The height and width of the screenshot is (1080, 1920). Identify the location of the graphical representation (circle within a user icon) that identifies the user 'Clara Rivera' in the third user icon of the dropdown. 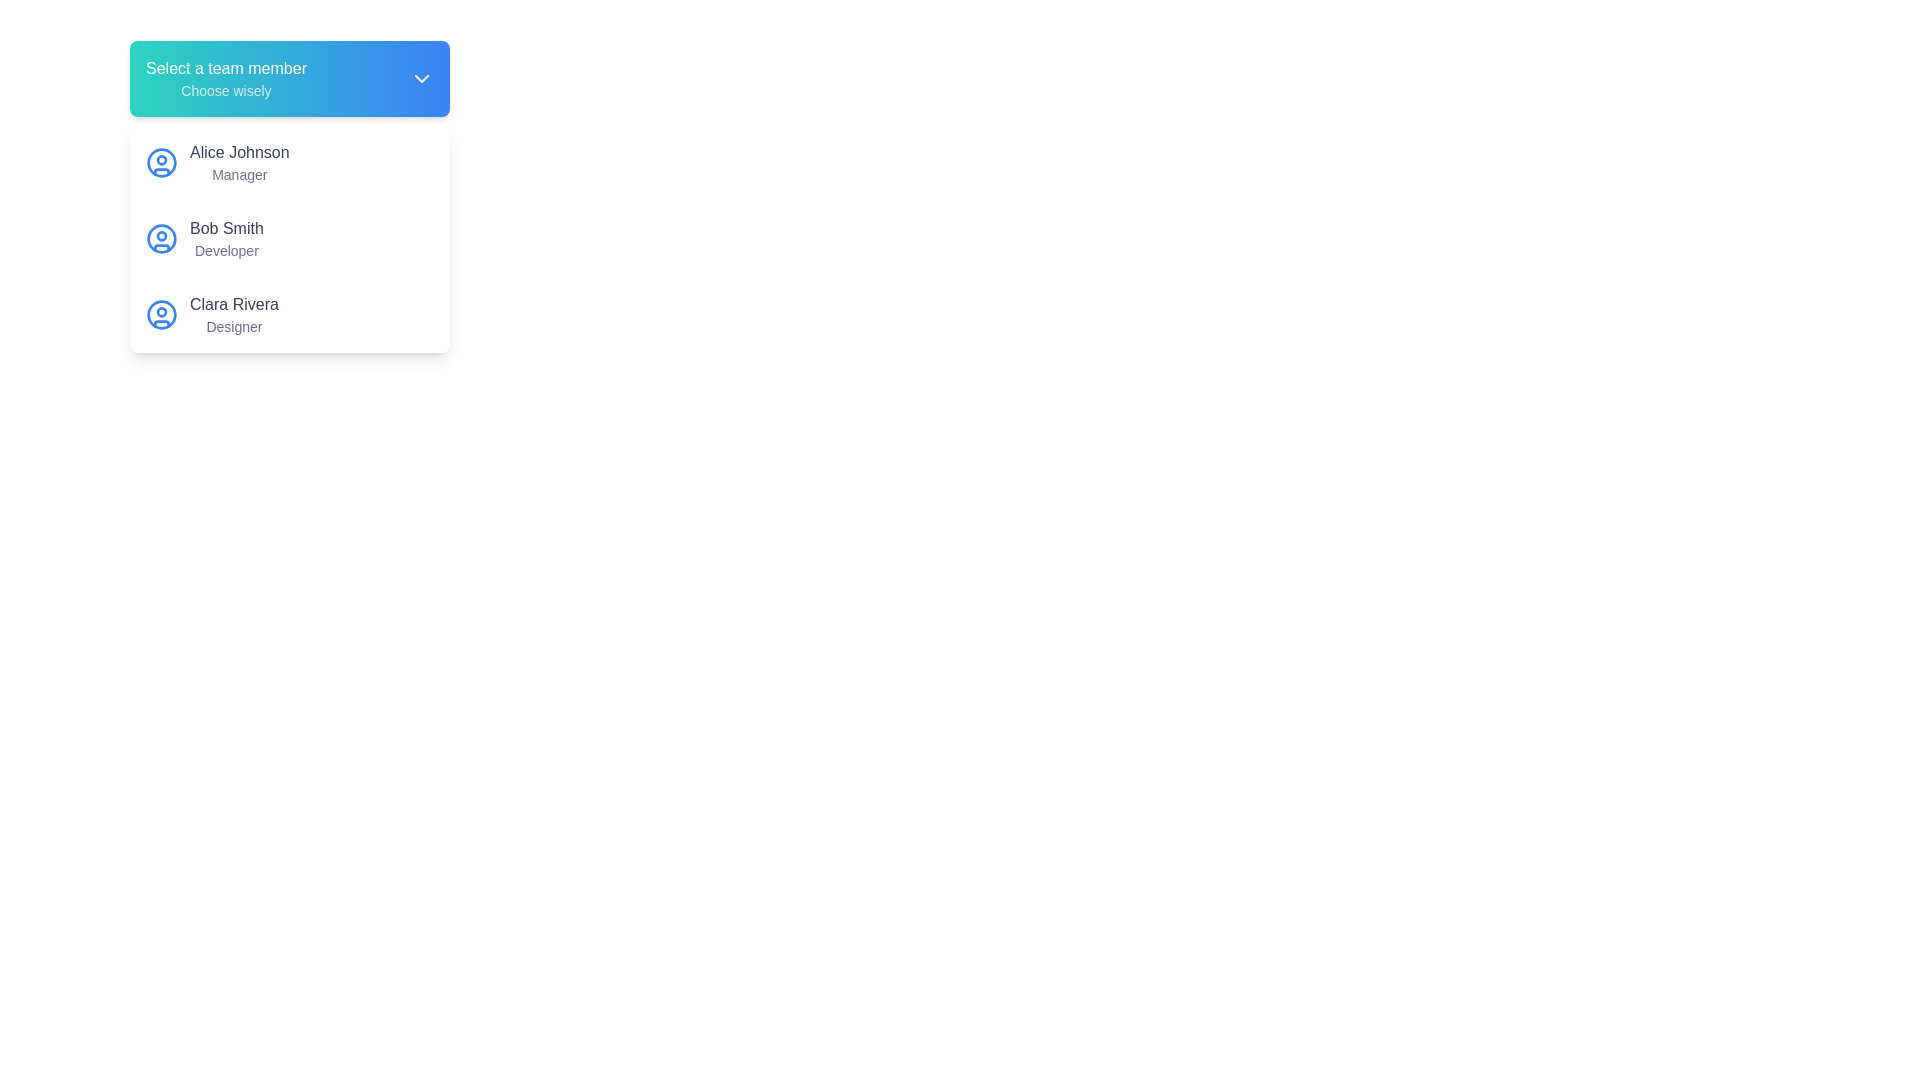
(162, 315).